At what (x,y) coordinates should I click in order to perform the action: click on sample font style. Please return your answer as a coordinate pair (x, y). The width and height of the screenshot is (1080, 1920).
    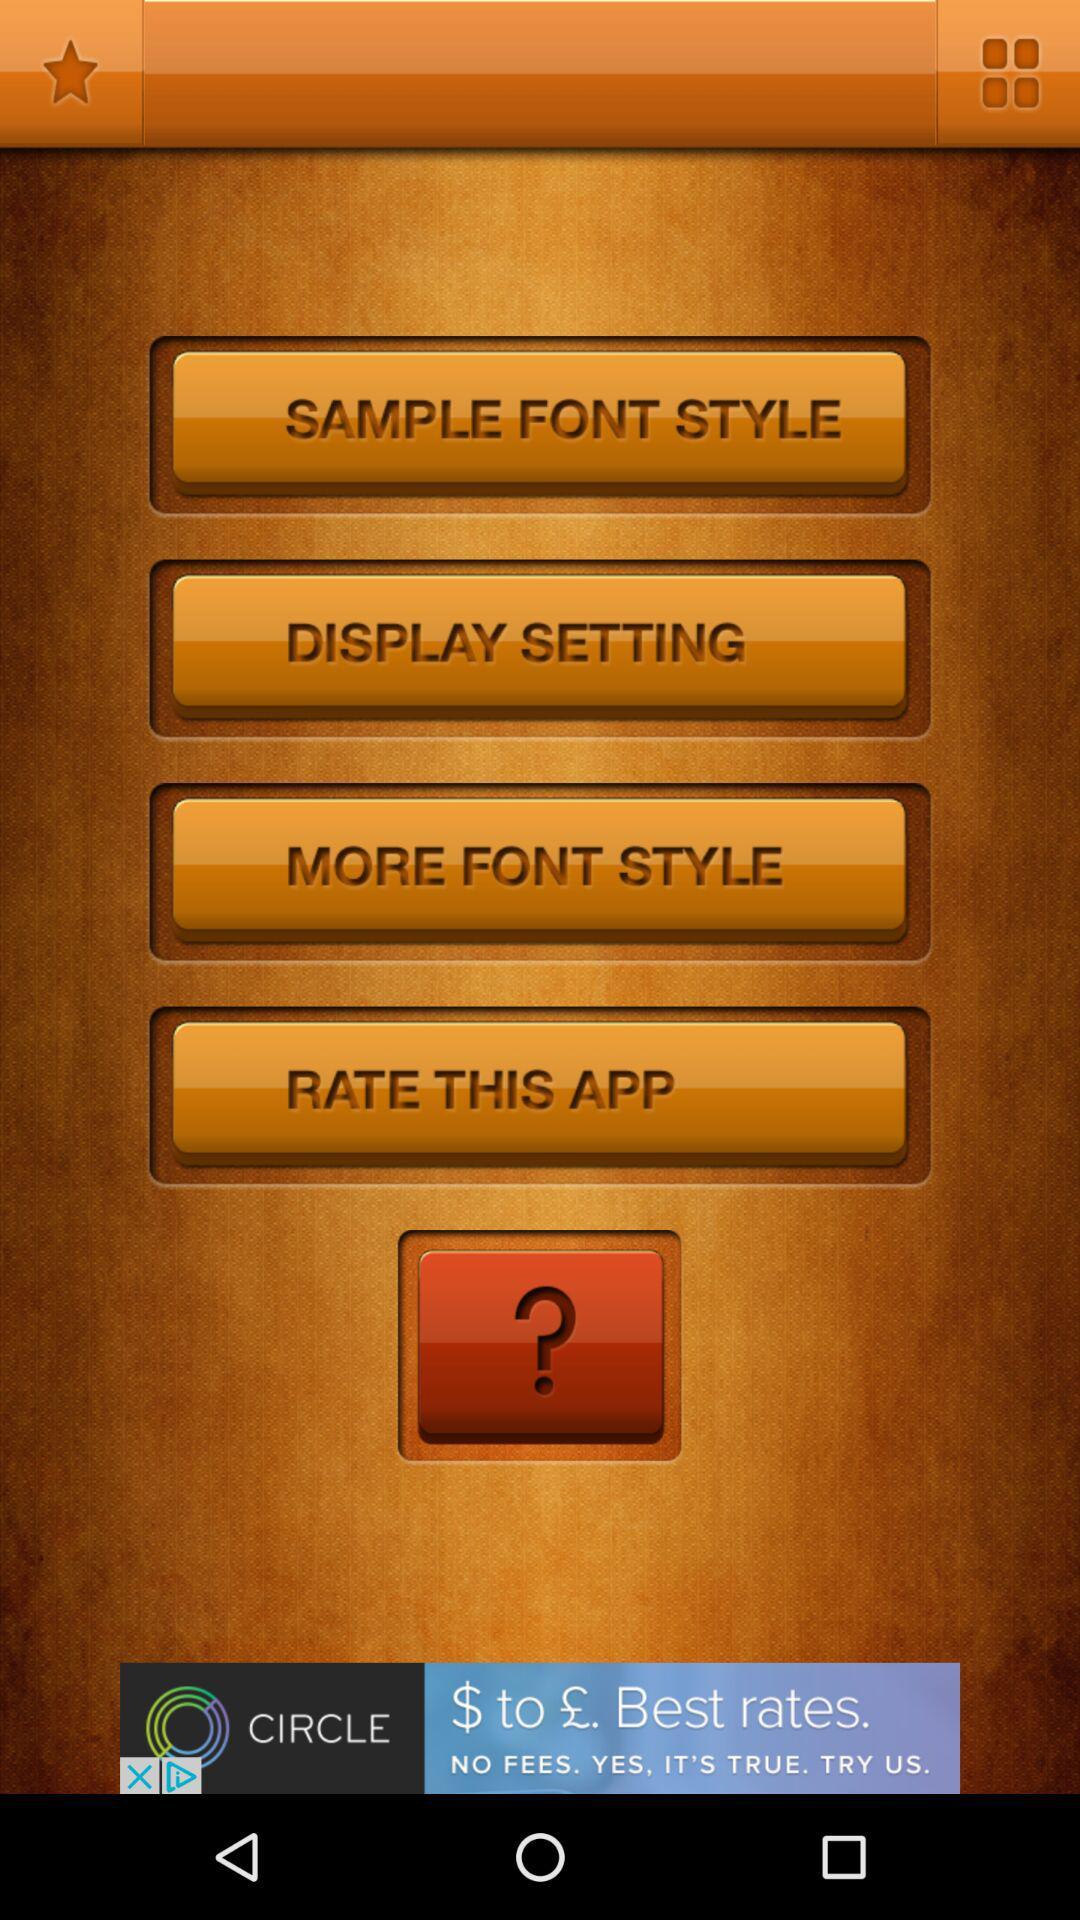
    Looking at the image, I should click on (540, 426).